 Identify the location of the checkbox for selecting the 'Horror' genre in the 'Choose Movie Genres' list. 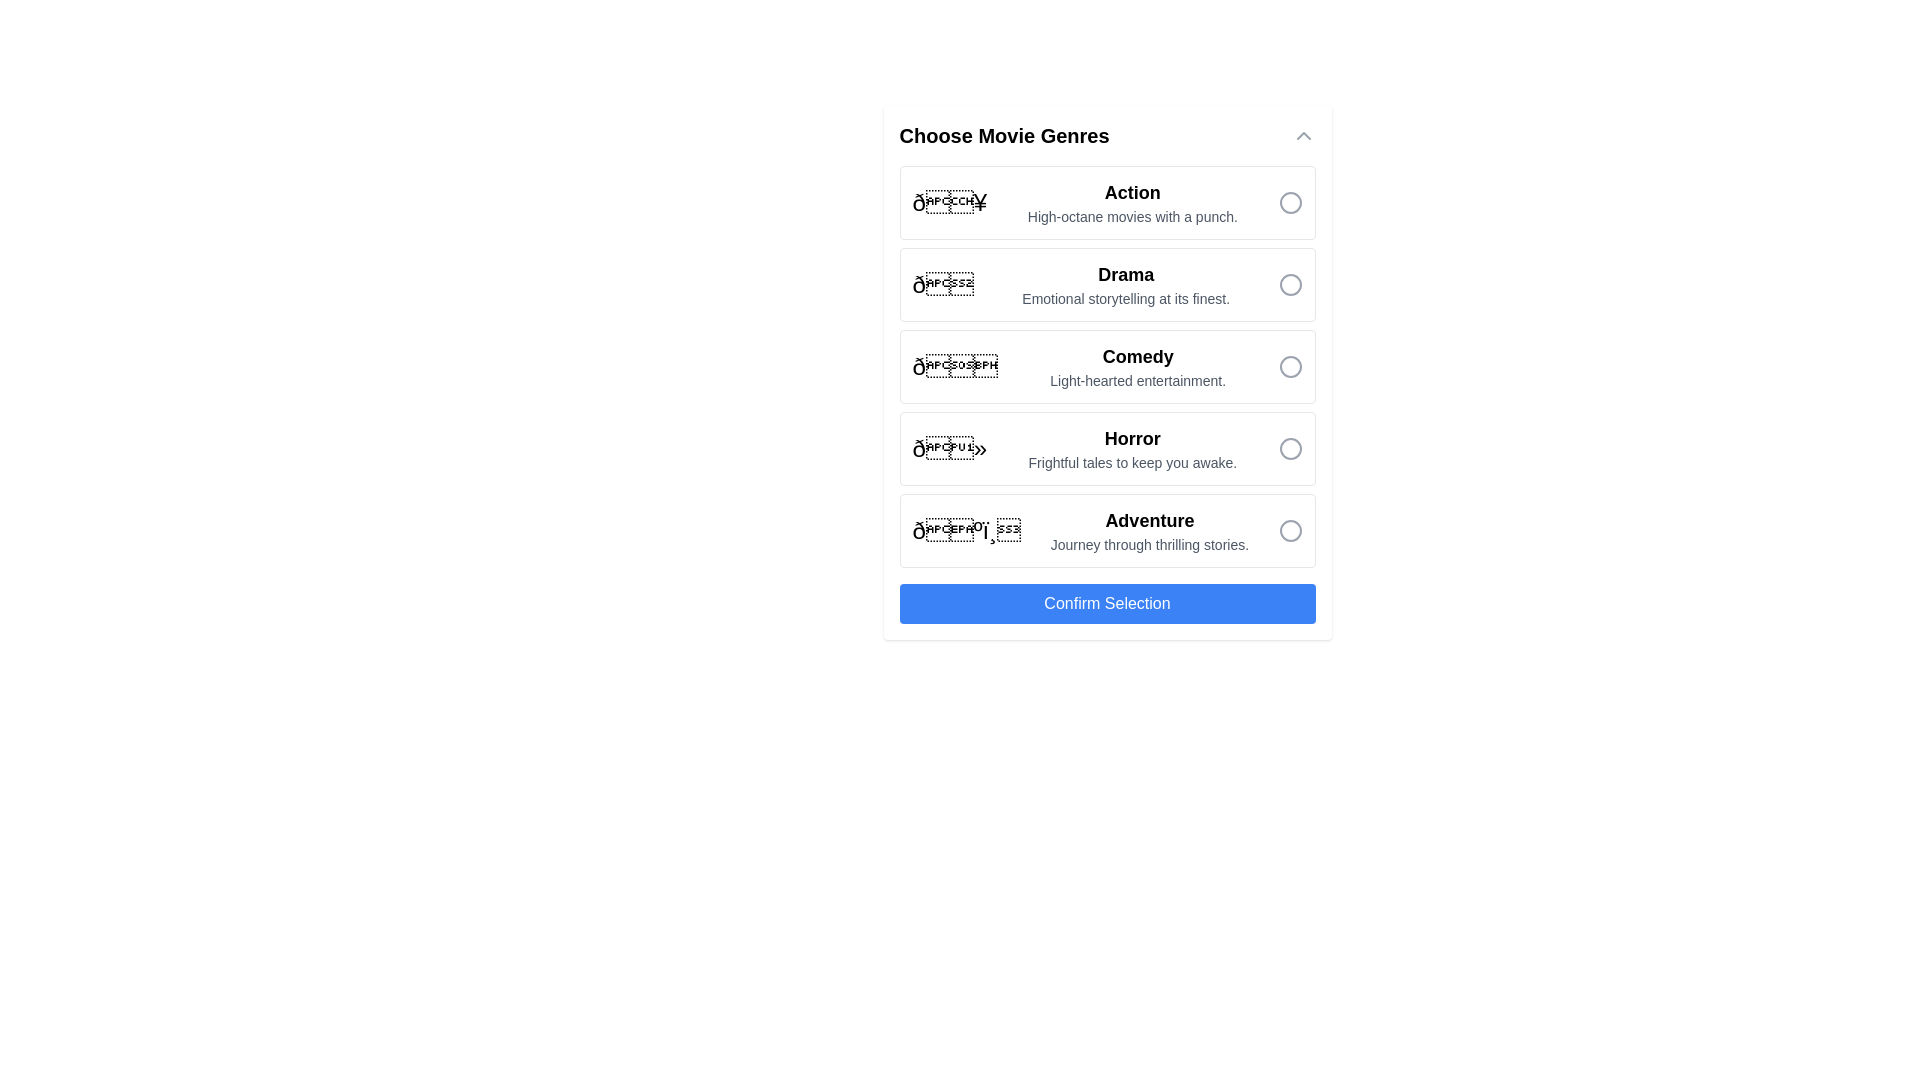
(1290, 447).